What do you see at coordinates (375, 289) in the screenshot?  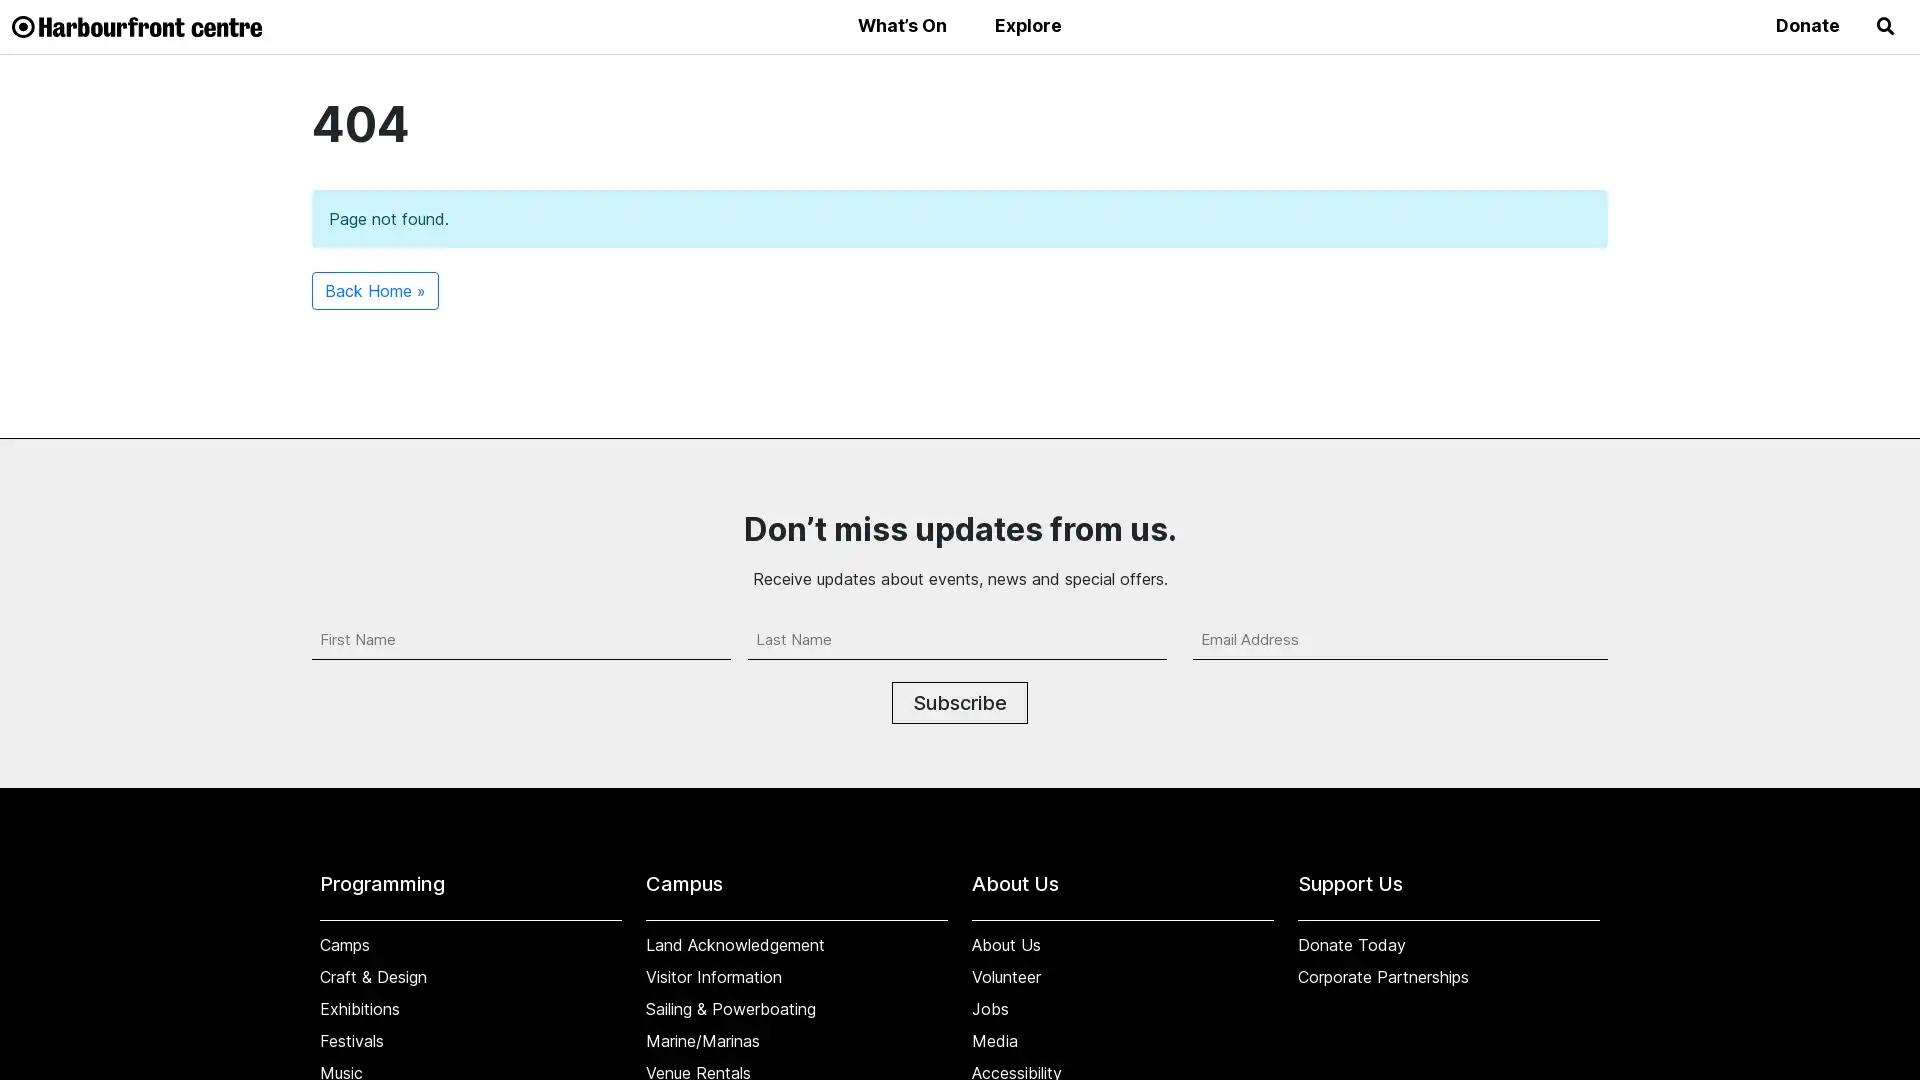 I see `Back Home` at bounding box center [375, 289].